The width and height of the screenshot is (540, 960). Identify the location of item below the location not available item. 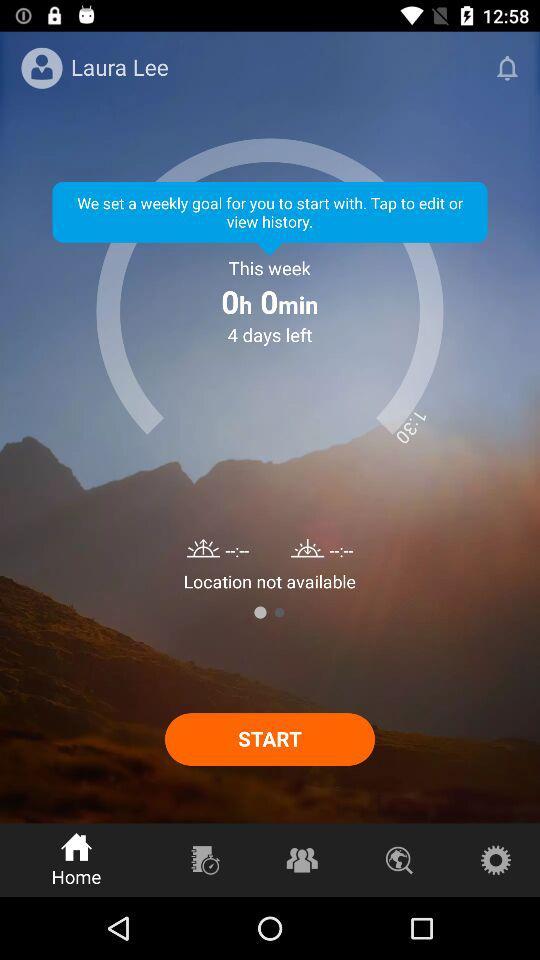
(260, 611).